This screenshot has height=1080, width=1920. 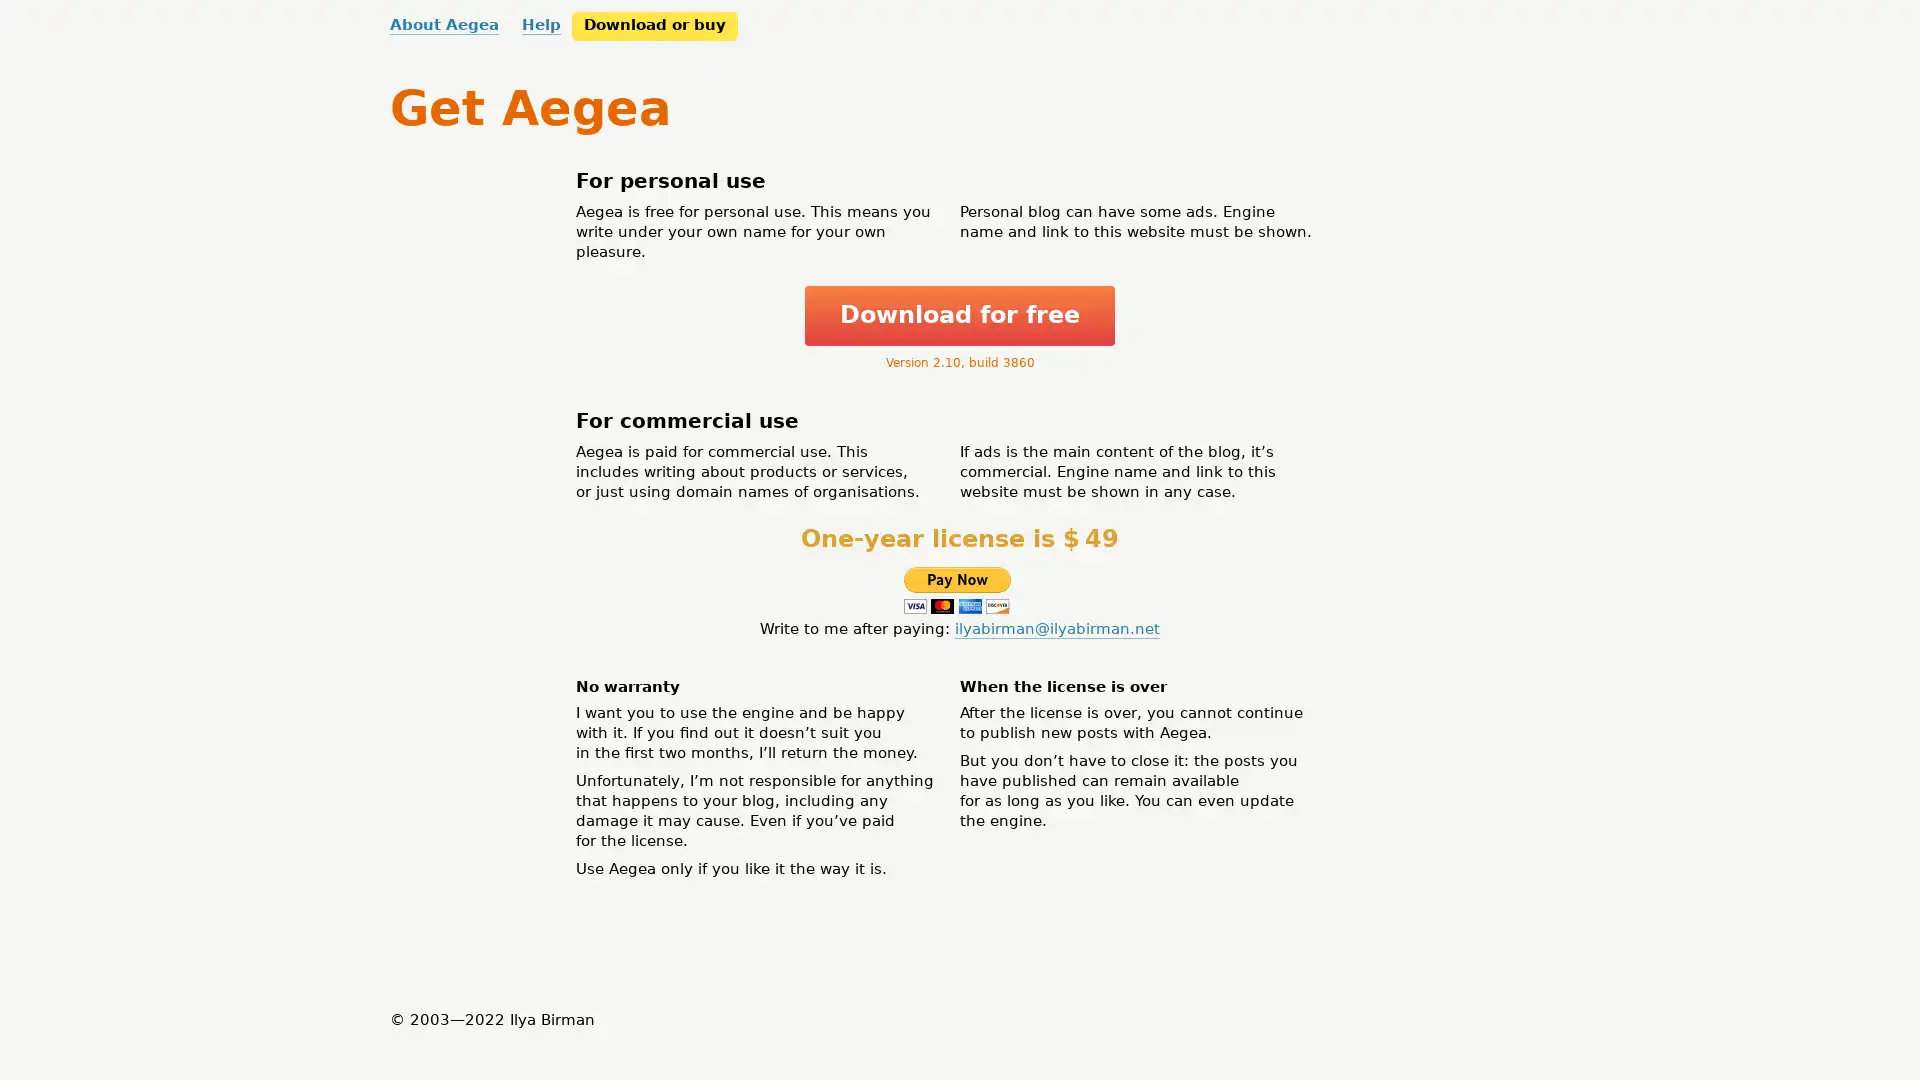 I want to click on PayPal - The safer, easier way to pay online!, so click(x=955, y=589).